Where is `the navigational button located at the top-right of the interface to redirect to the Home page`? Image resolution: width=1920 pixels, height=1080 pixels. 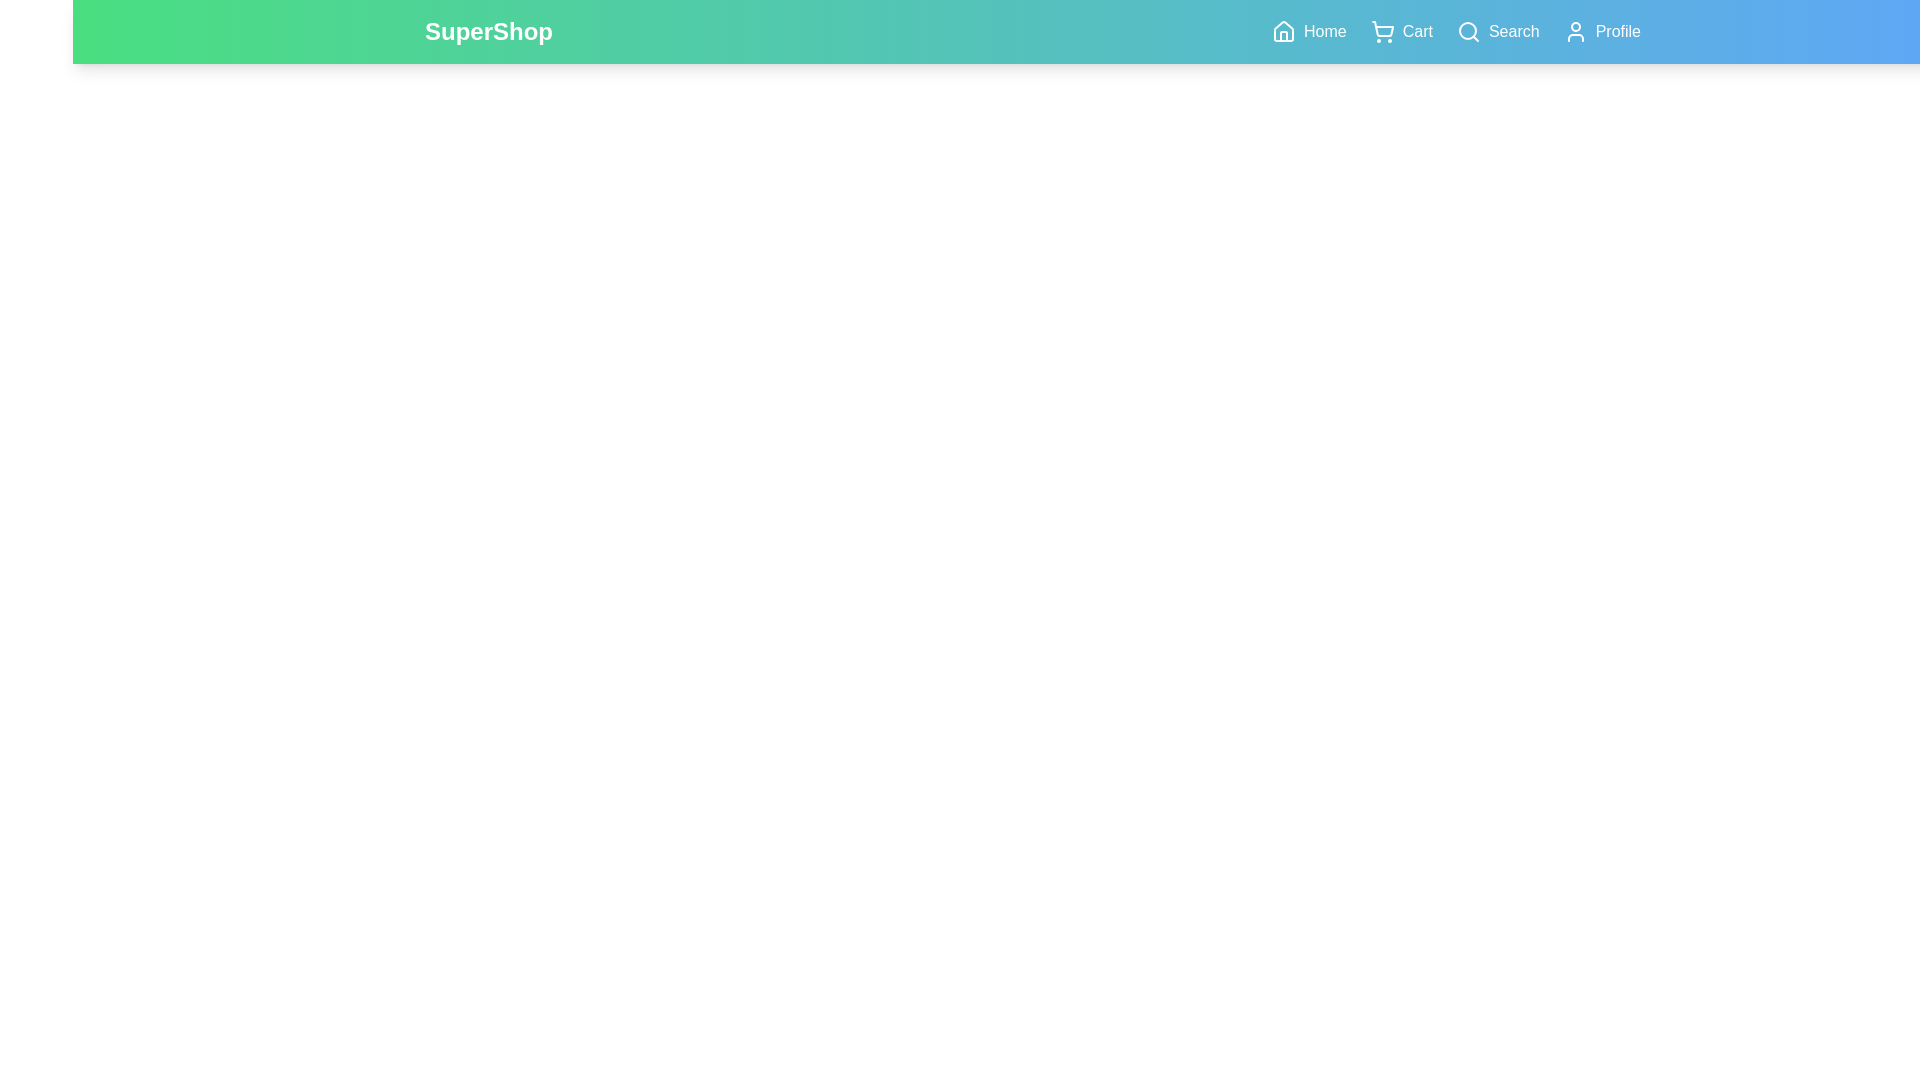
the navigational button located at the top-right of the interface to redirect to the Home page is located at coordinates (1309, 31).